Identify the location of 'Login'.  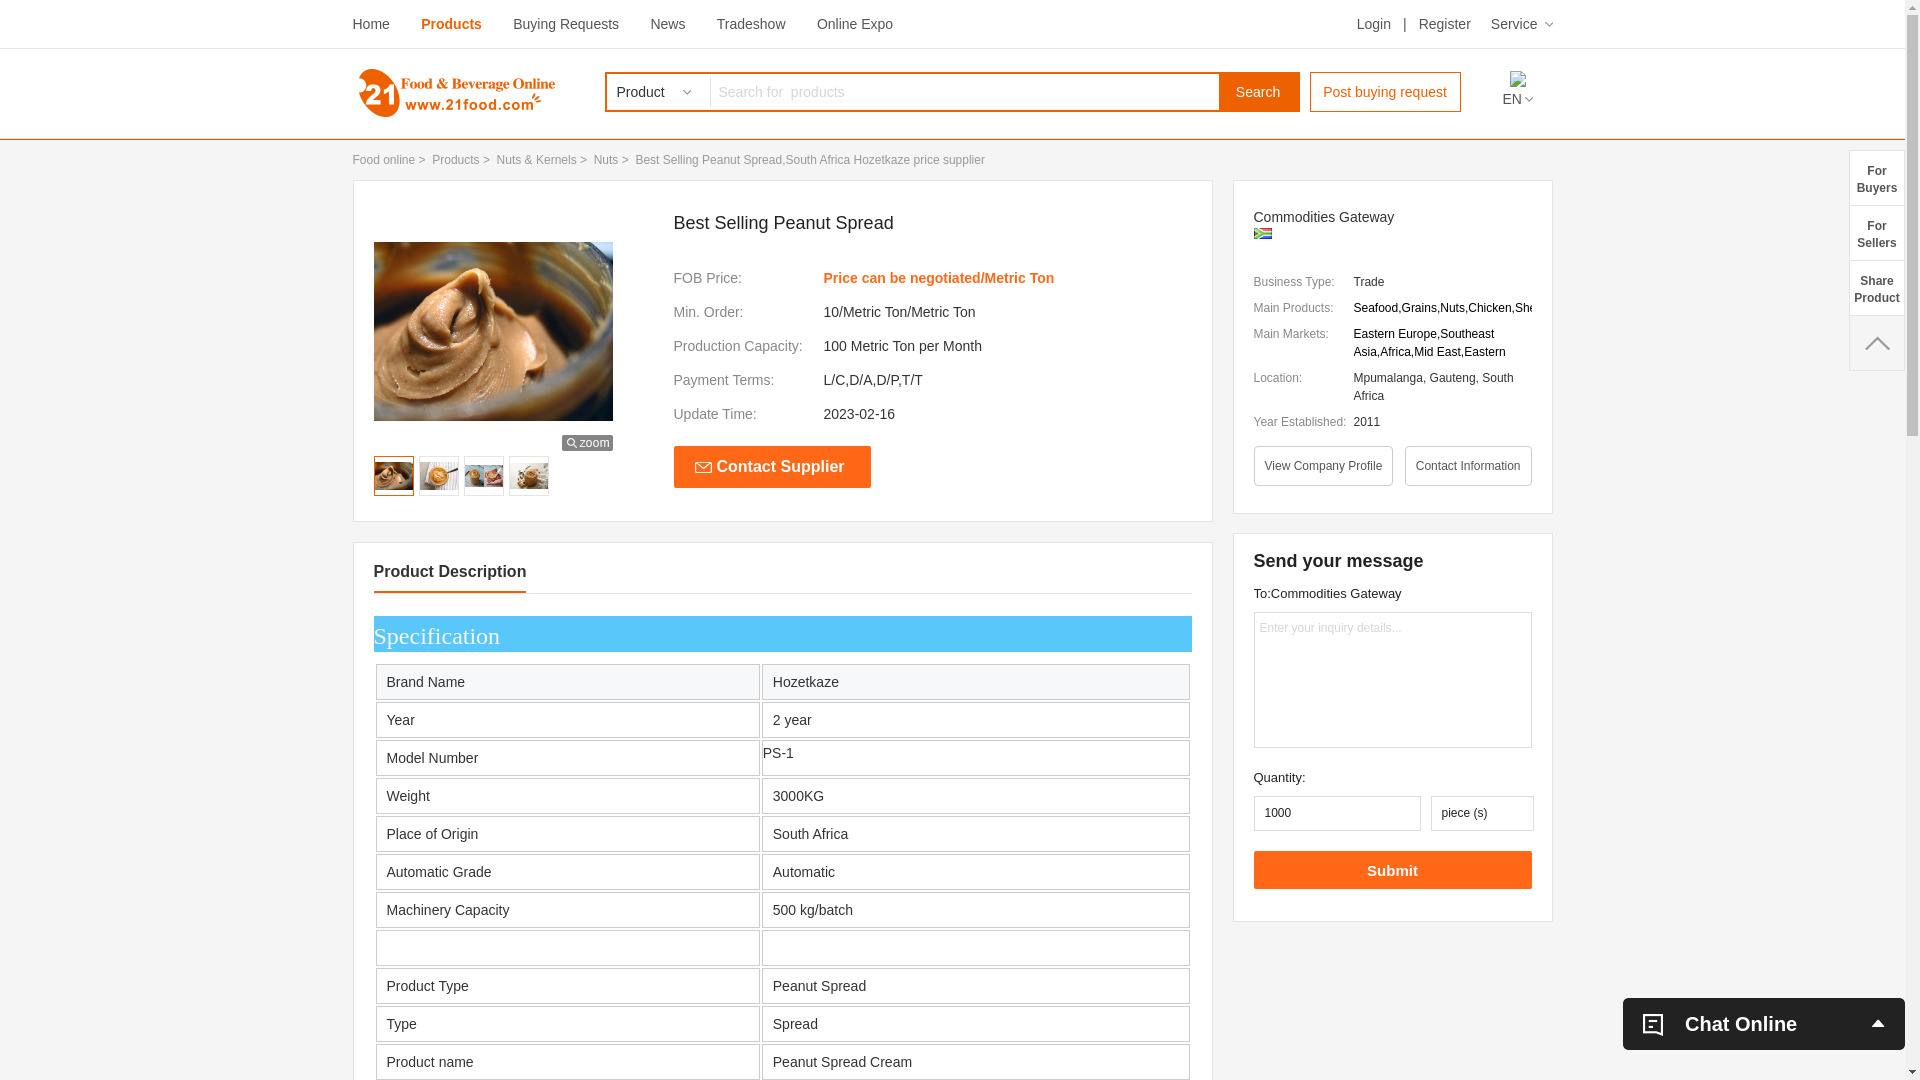
(1372, 23).